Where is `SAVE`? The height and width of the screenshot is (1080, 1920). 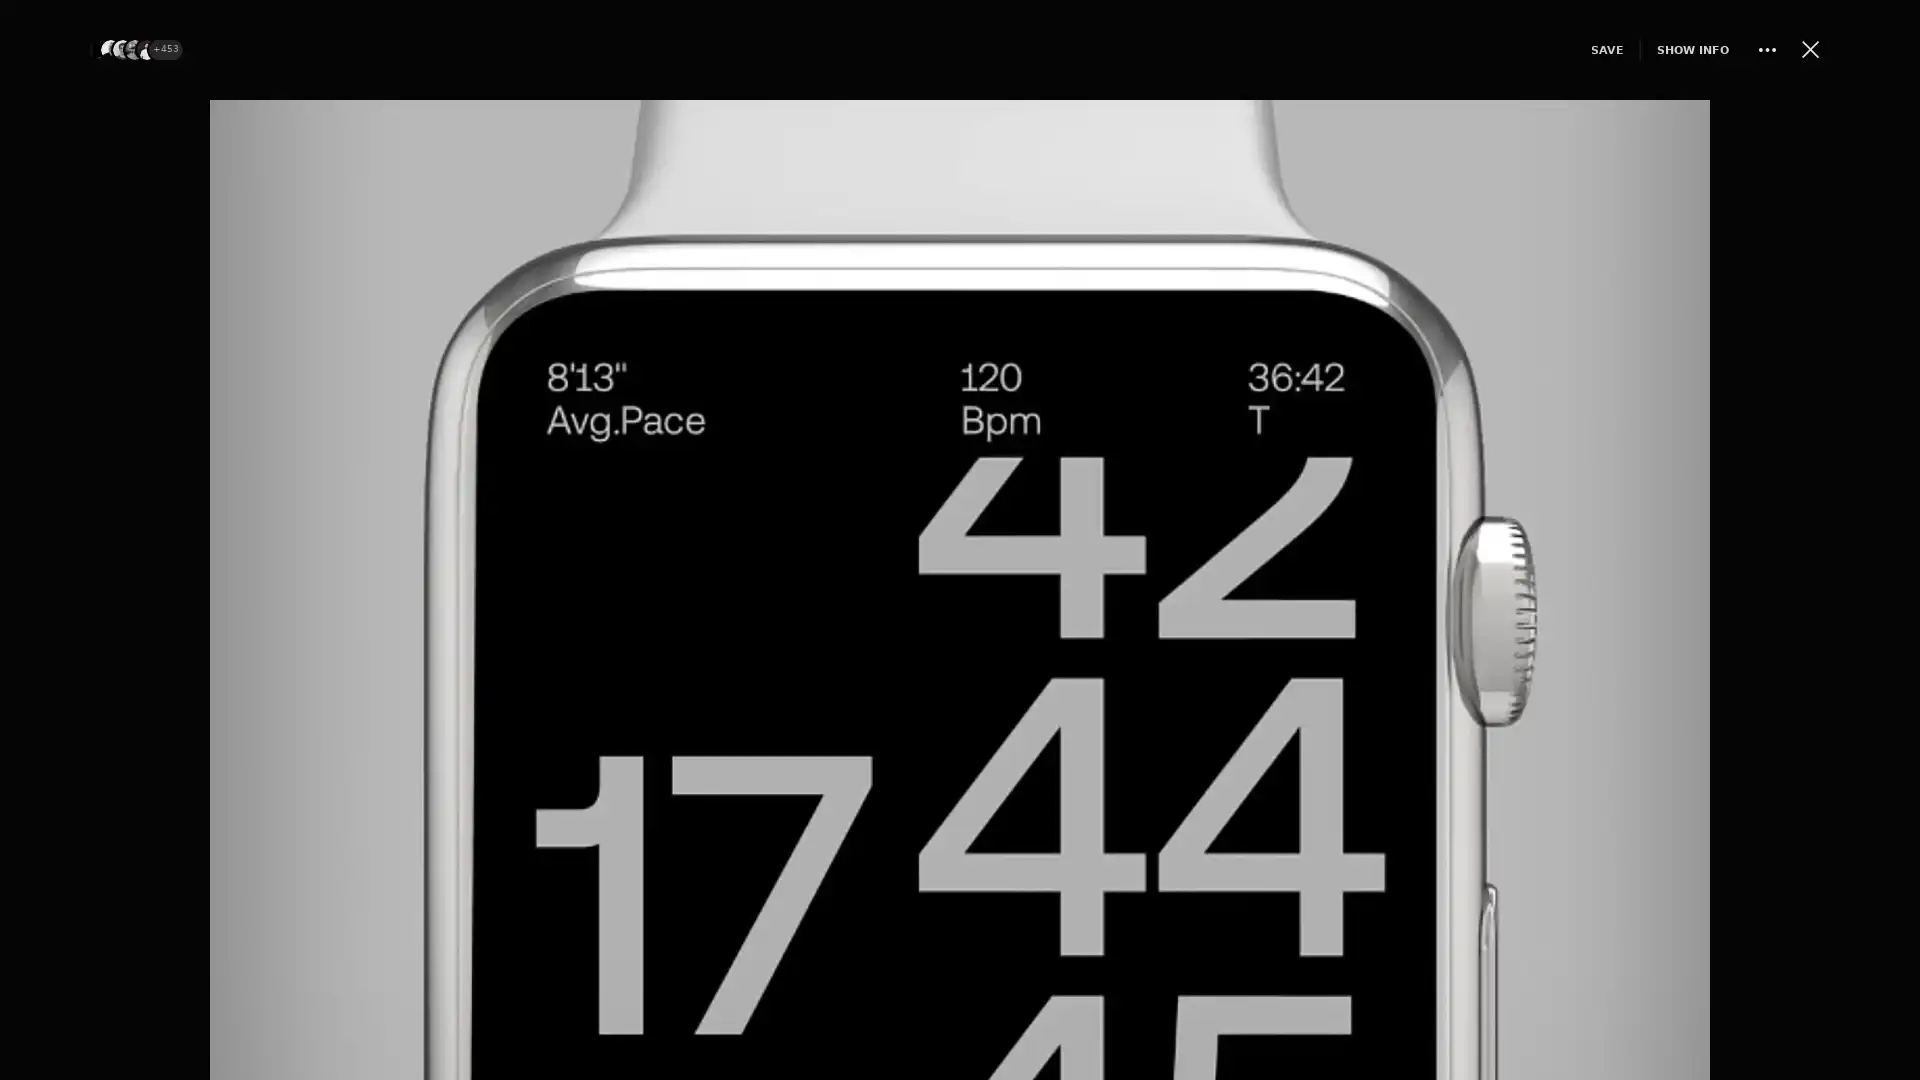 SAVE is located at coordinates (1593, 48).